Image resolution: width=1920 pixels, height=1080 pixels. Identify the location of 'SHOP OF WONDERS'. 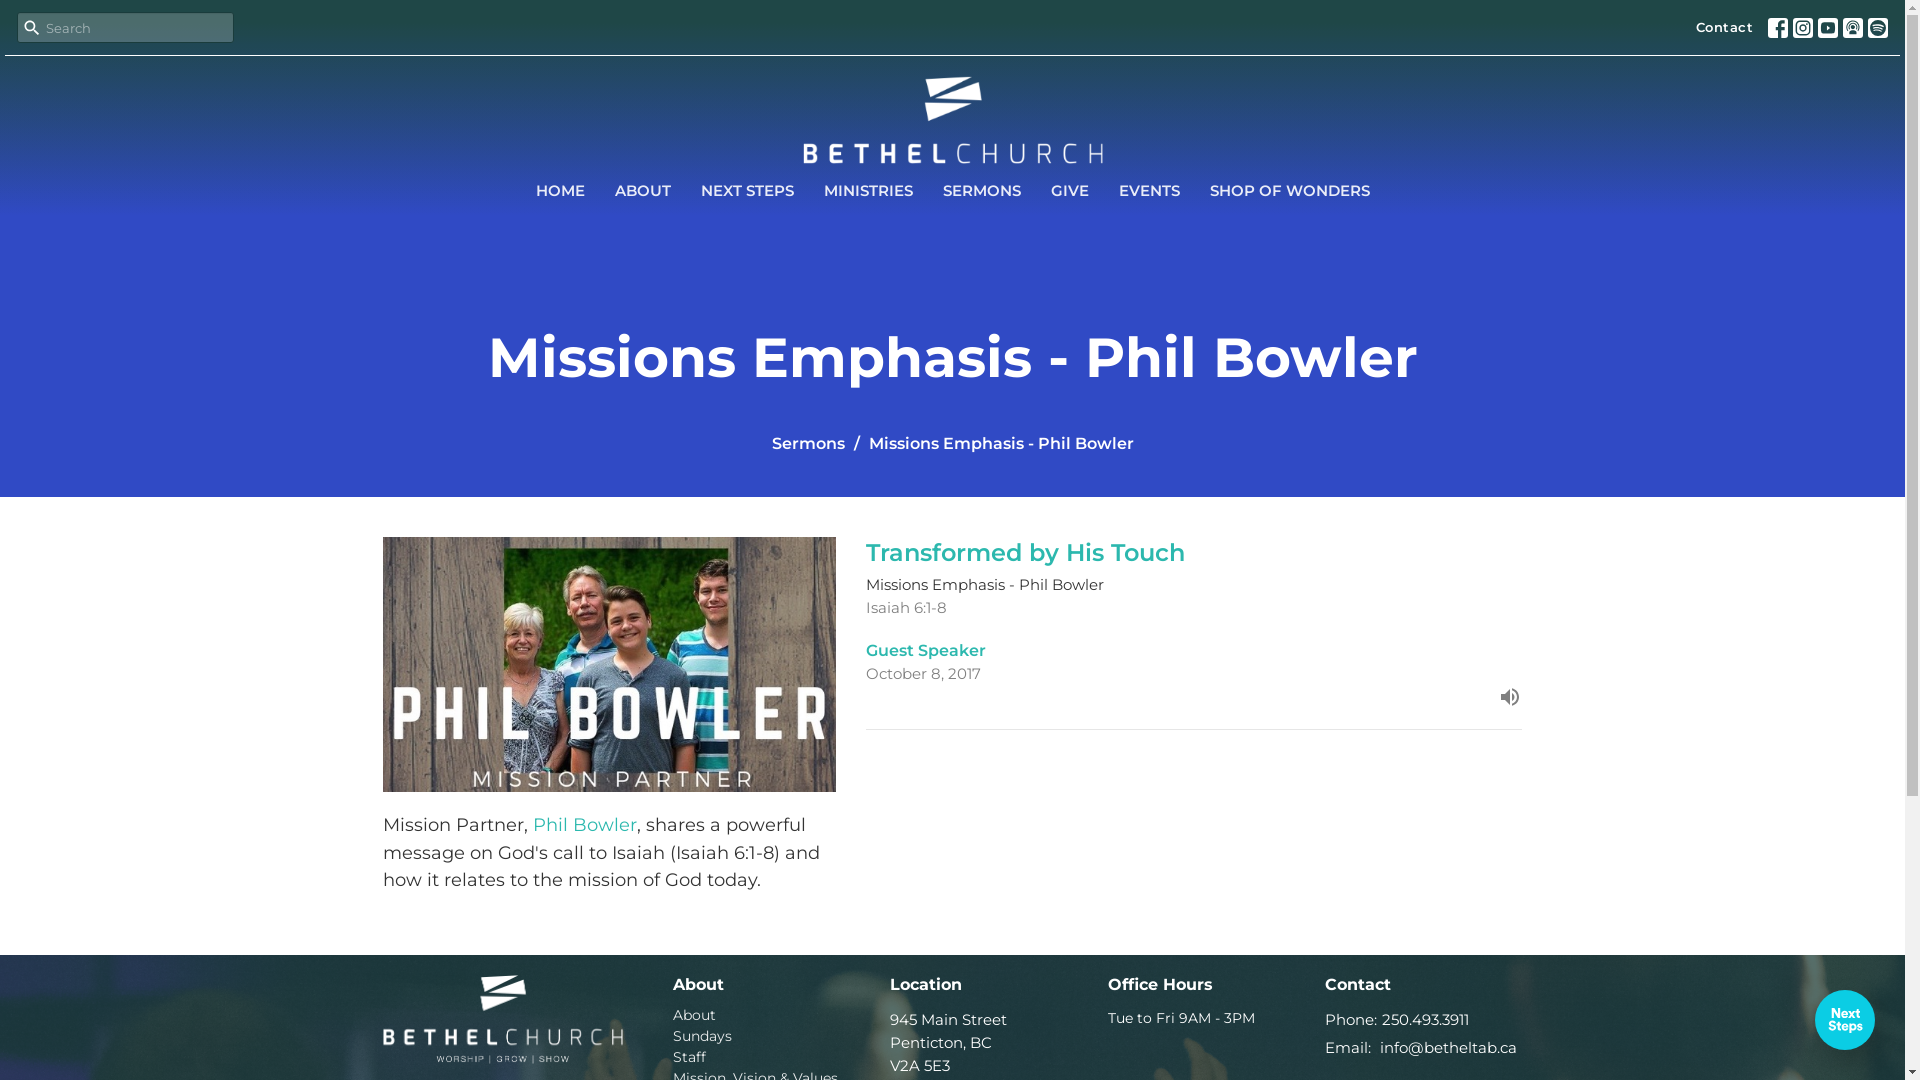
(1290, 190).